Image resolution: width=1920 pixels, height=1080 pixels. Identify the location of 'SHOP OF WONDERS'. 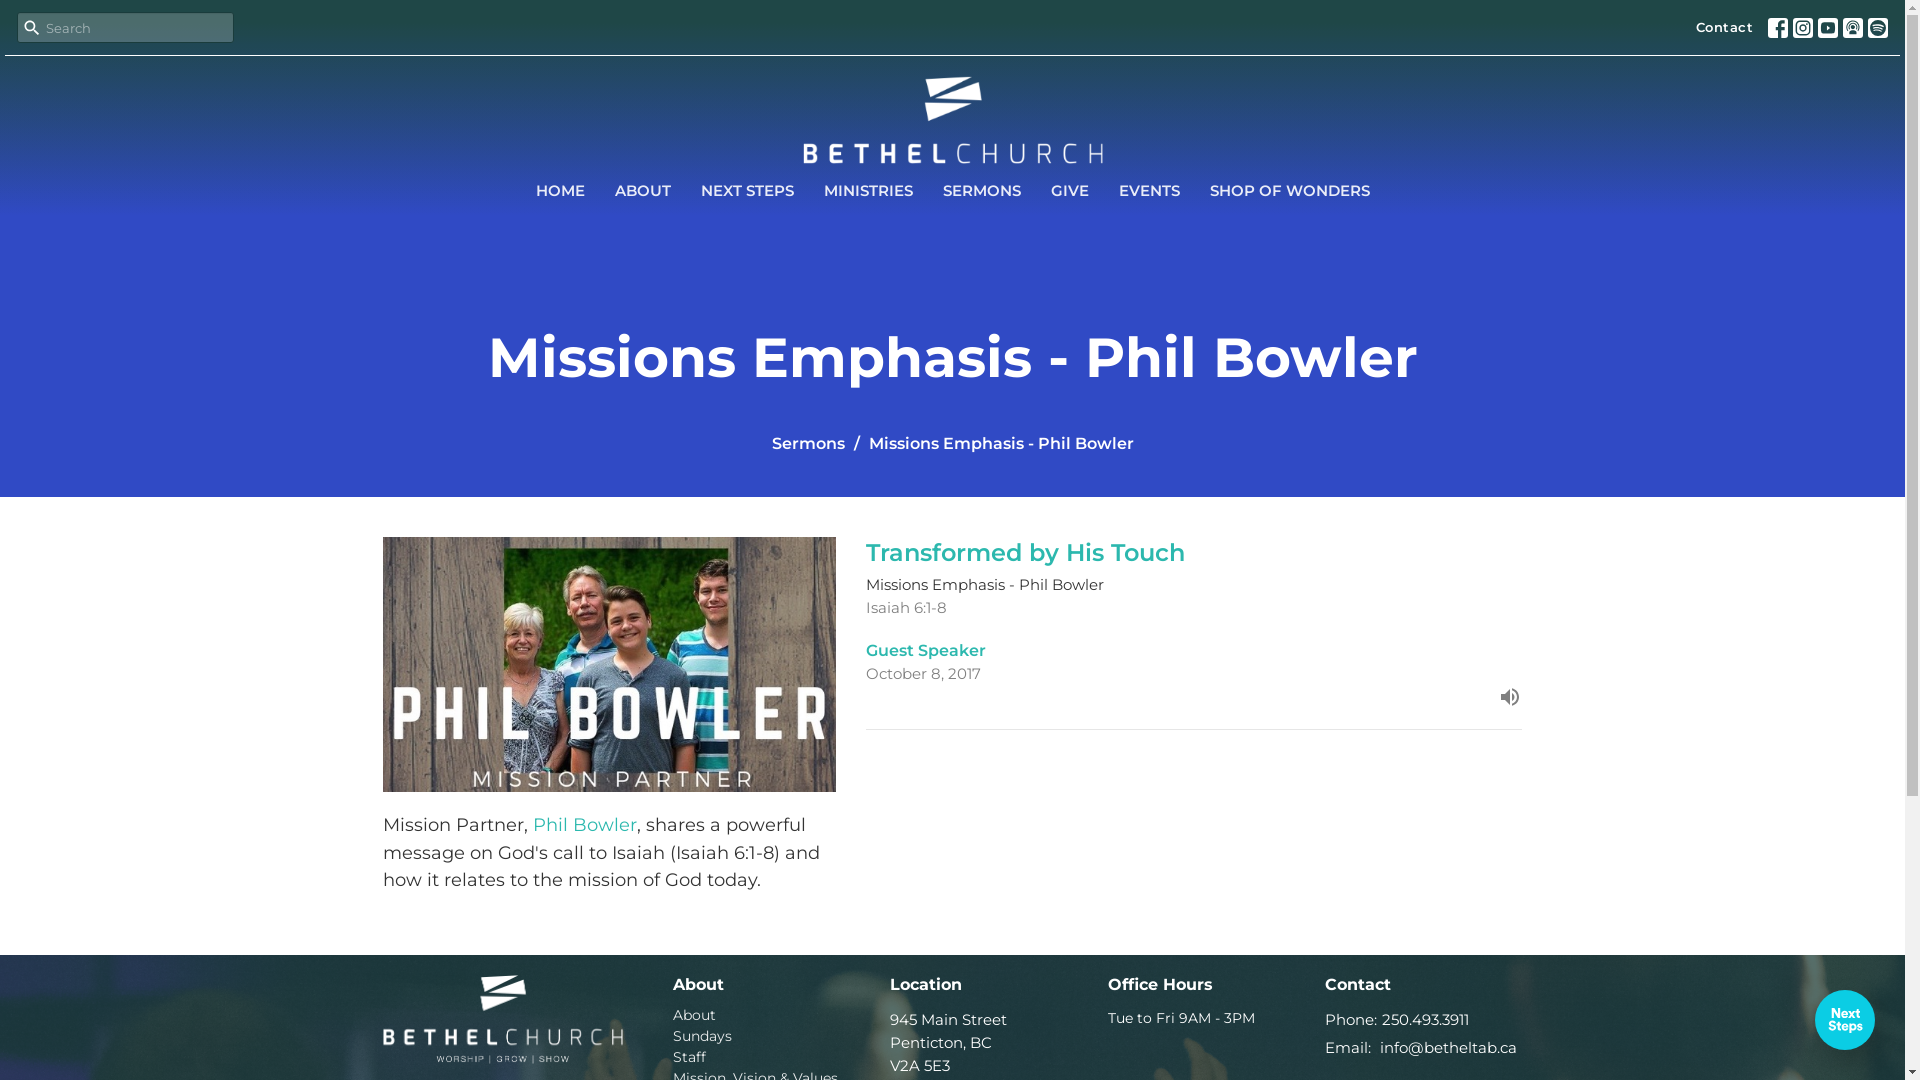
(1290, 190).